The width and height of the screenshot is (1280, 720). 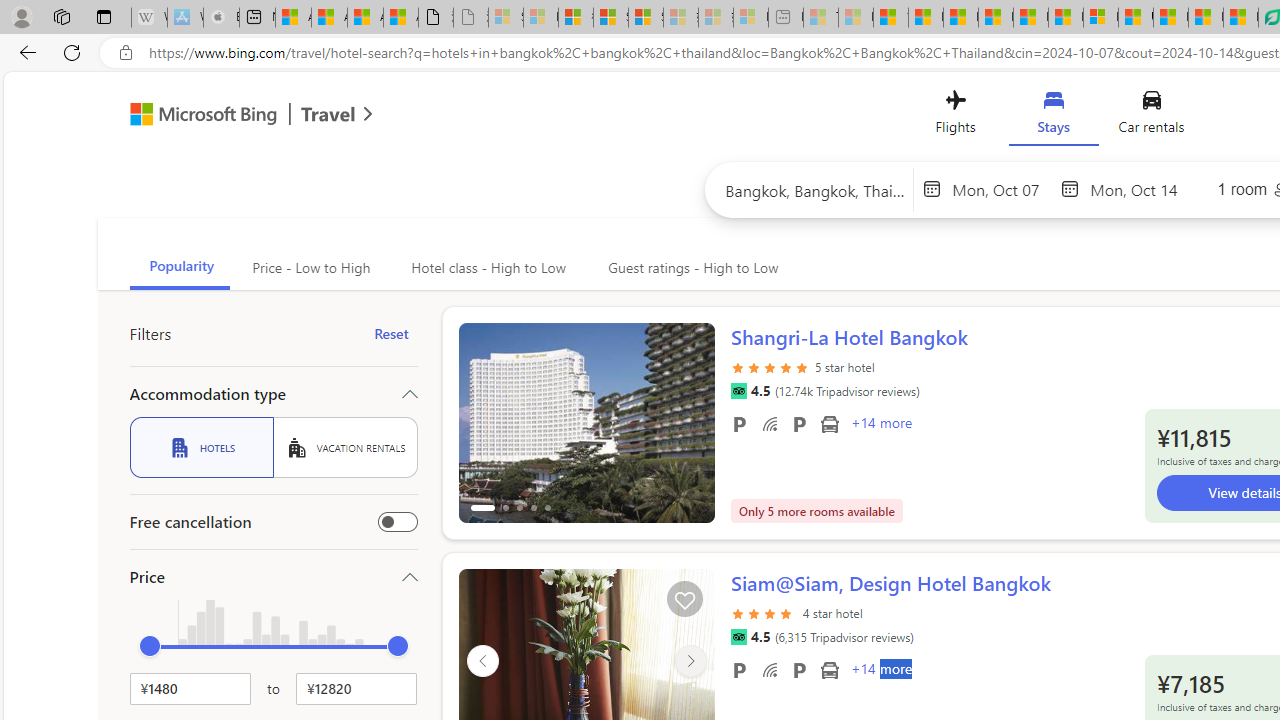 What do you see at coordinates (954, 117) in the screenshot?
I see `'Flights'` at bounding box center [954, 117].